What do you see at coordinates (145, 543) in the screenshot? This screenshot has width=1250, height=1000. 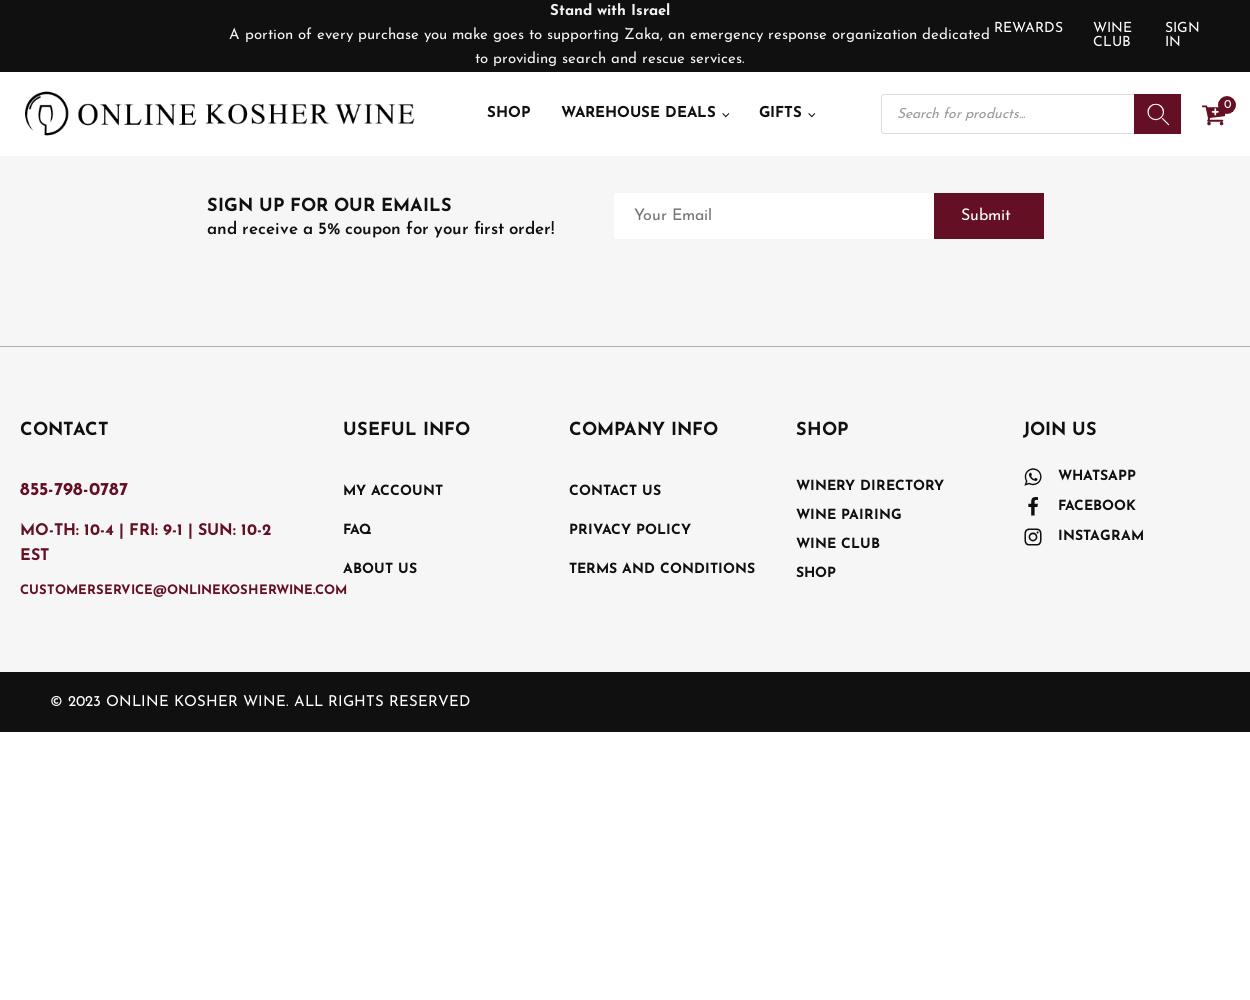 I see `'Mo-Th: 10-4 | Fri: 9-1 | Sun: 10-2 EST'` at bounding box center [145, 543].